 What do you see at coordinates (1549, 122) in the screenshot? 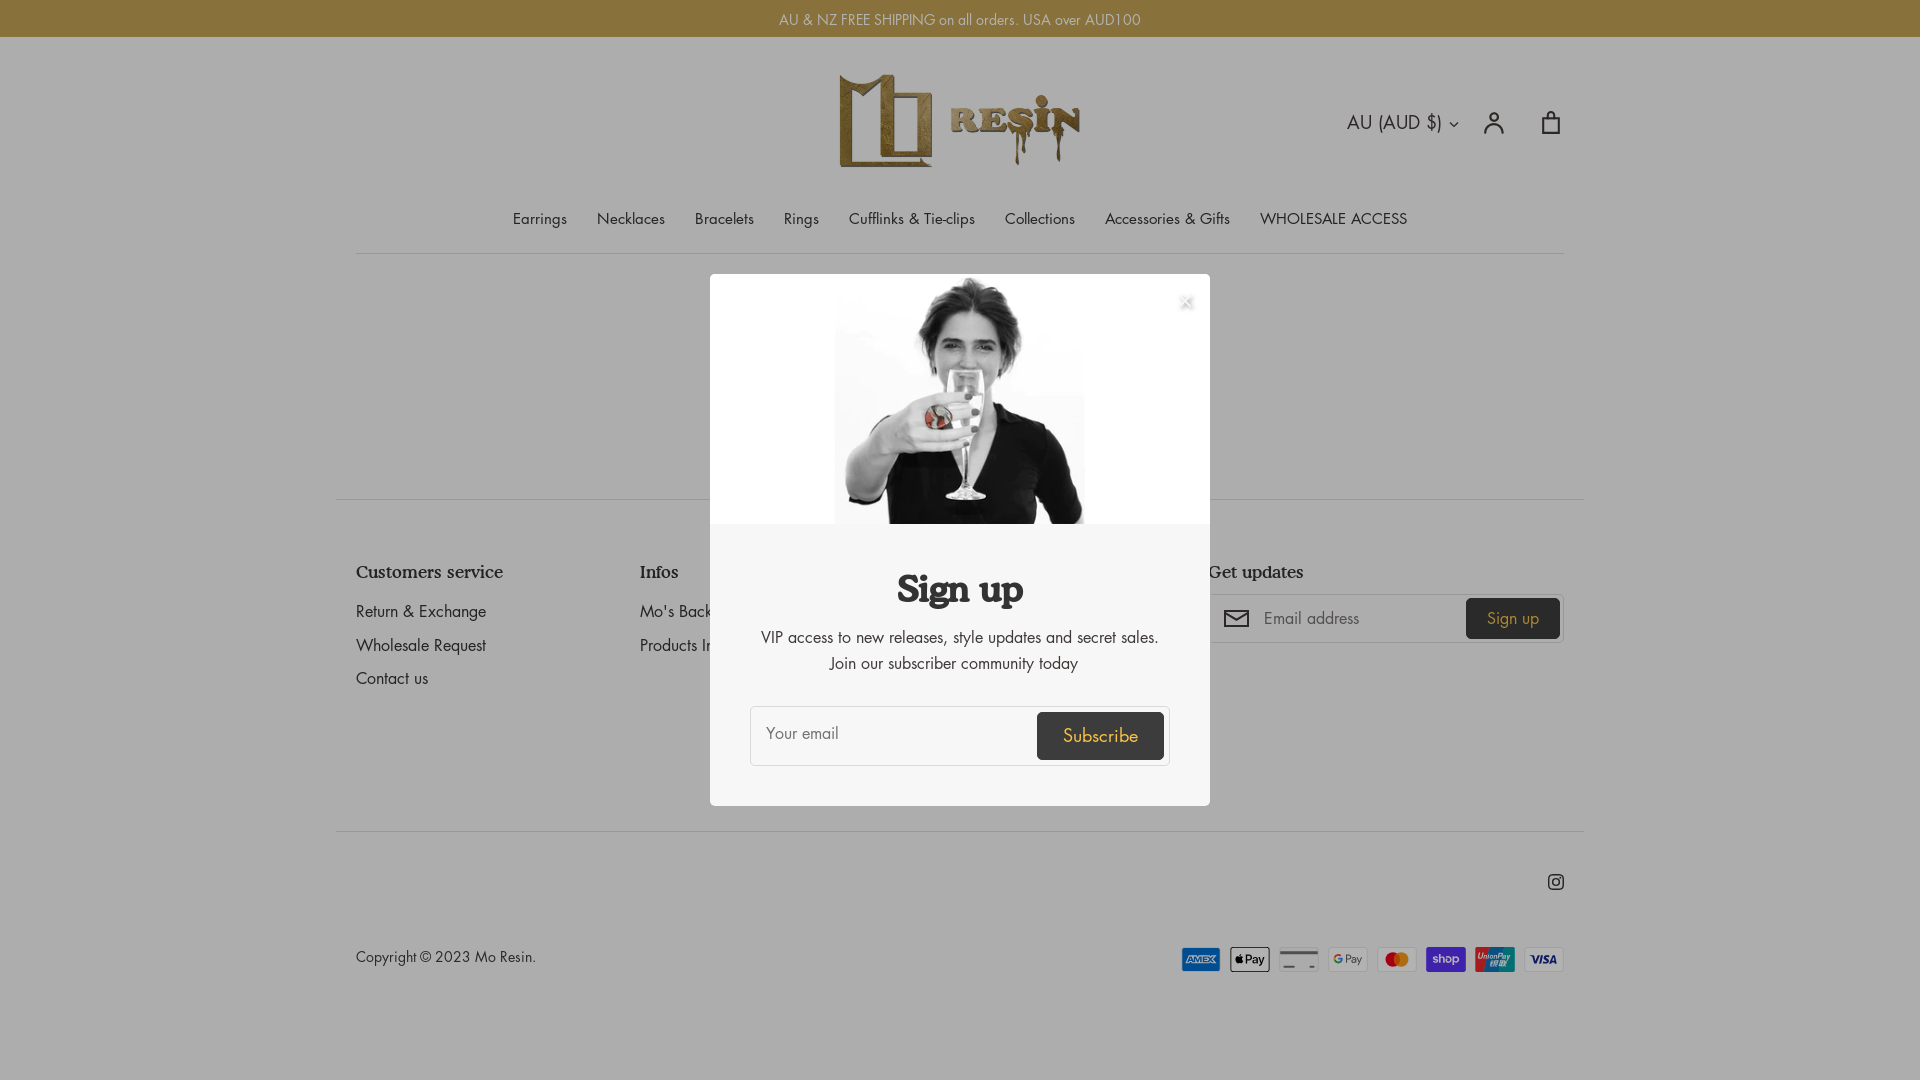
I see `'Cart'` at bounding box center [1549, 122].